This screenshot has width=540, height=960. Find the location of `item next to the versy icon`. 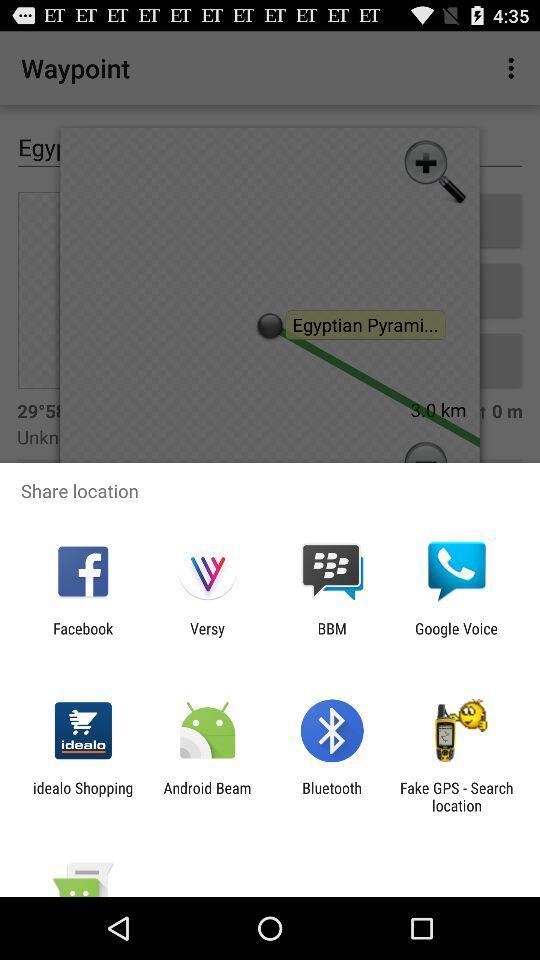

item next to the versy icon is located at coordinates (82, 636).